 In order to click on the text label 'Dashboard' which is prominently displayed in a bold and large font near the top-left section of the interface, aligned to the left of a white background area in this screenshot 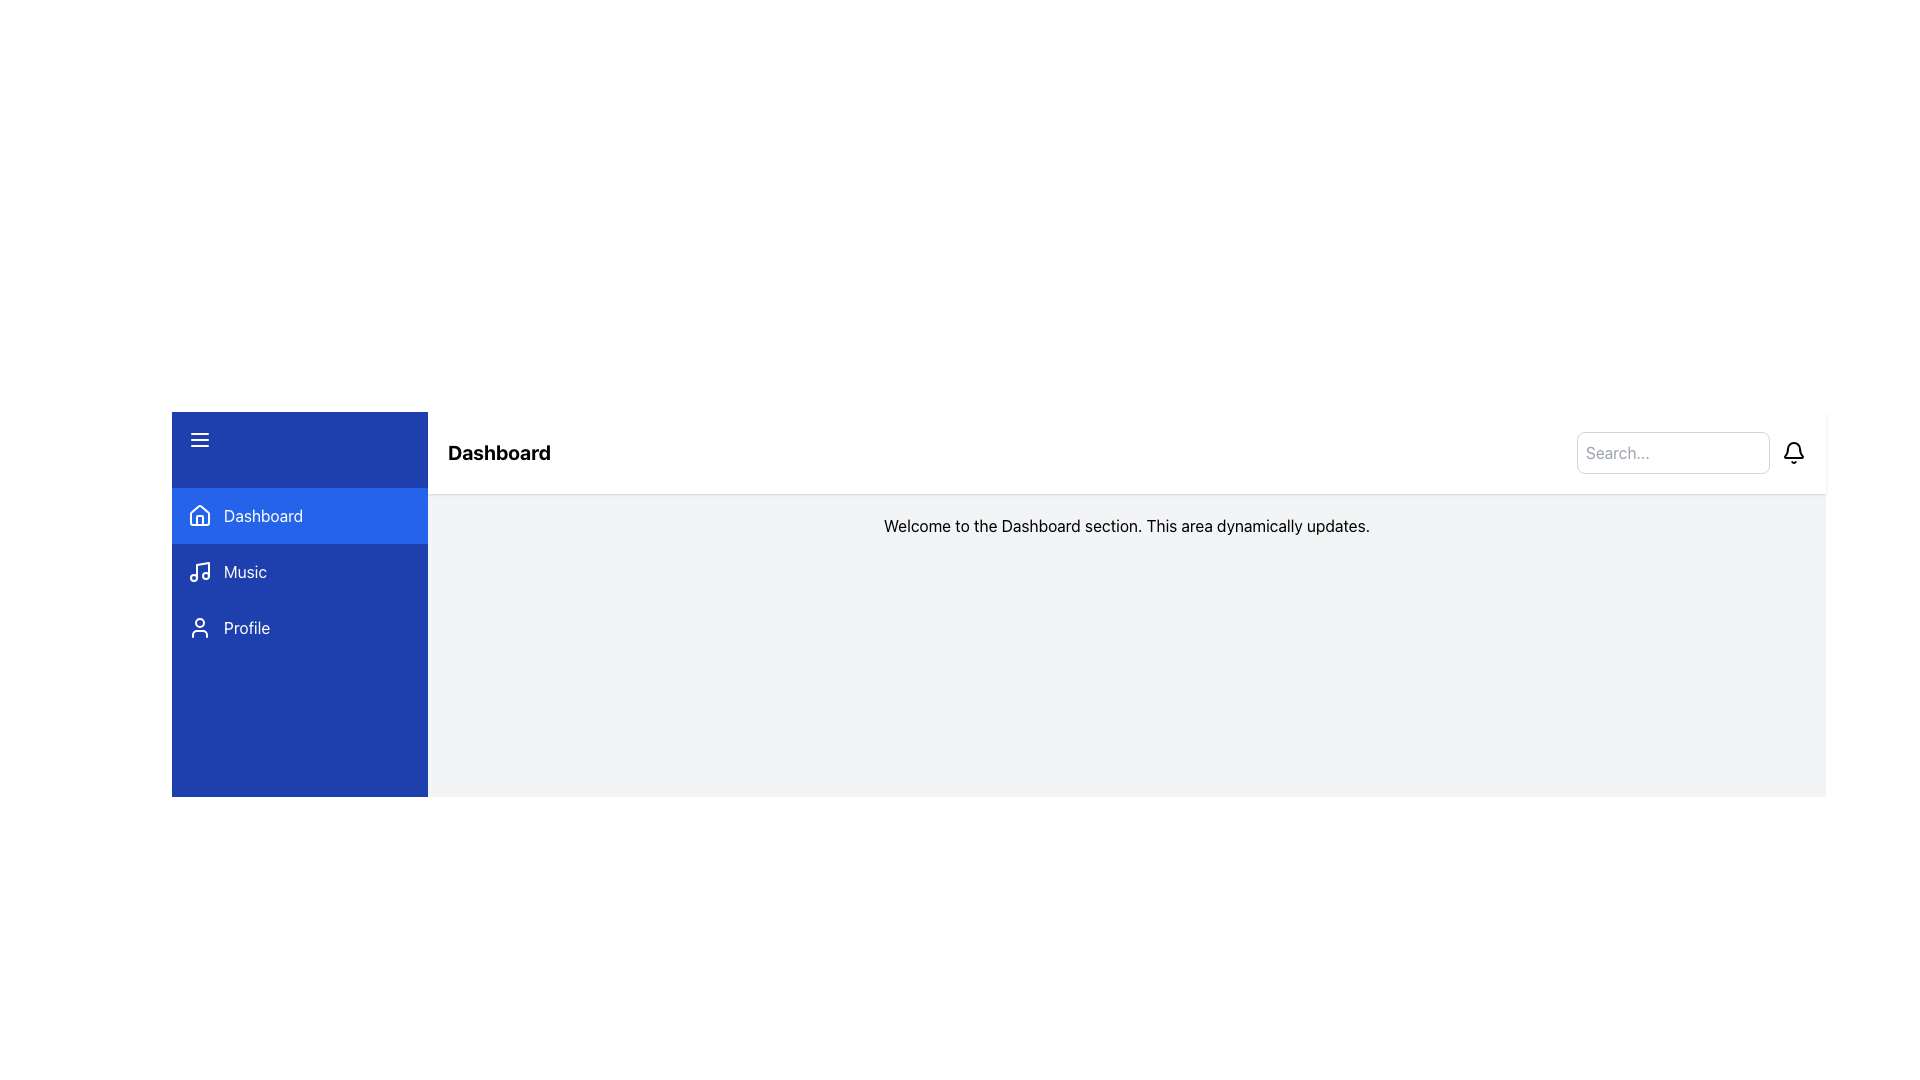, I will do `click(499, 452)`.